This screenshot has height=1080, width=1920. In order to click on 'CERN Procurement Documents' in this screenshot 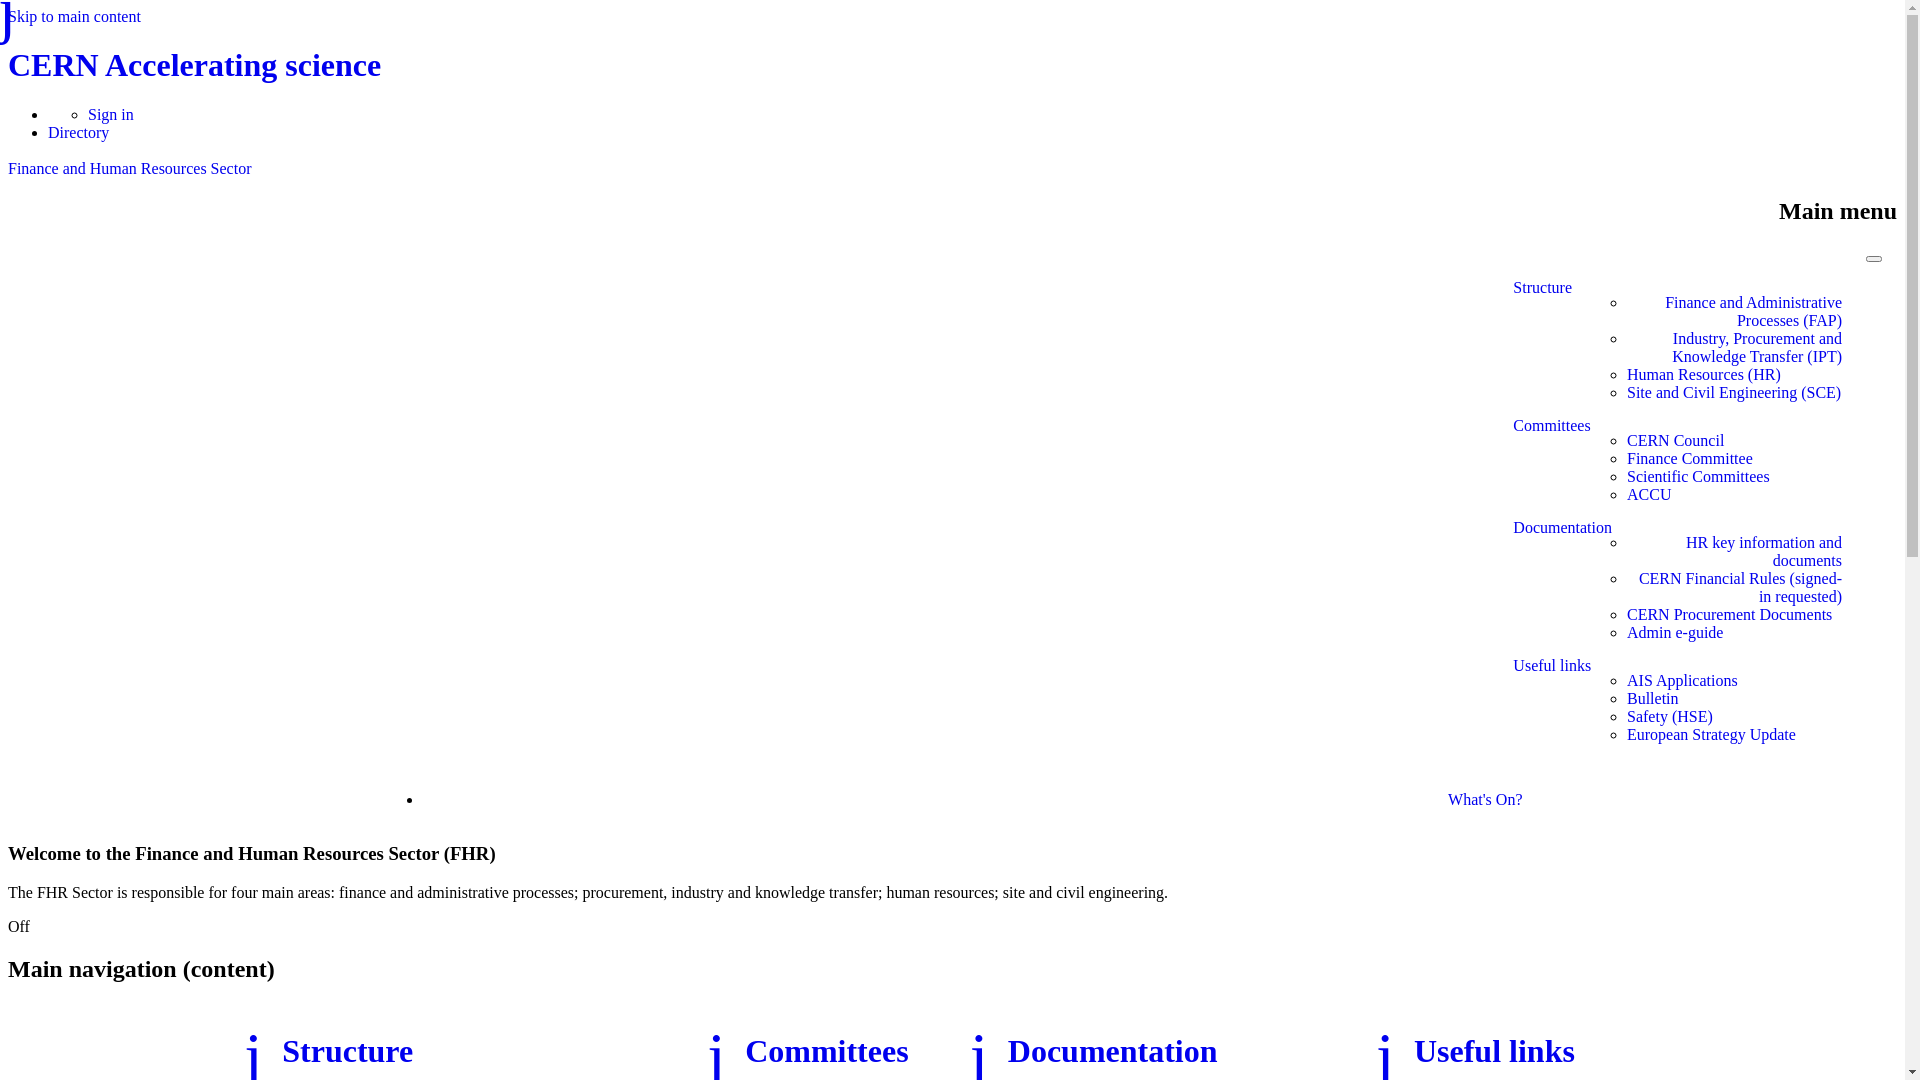, I will do `click(1728, 613)`.